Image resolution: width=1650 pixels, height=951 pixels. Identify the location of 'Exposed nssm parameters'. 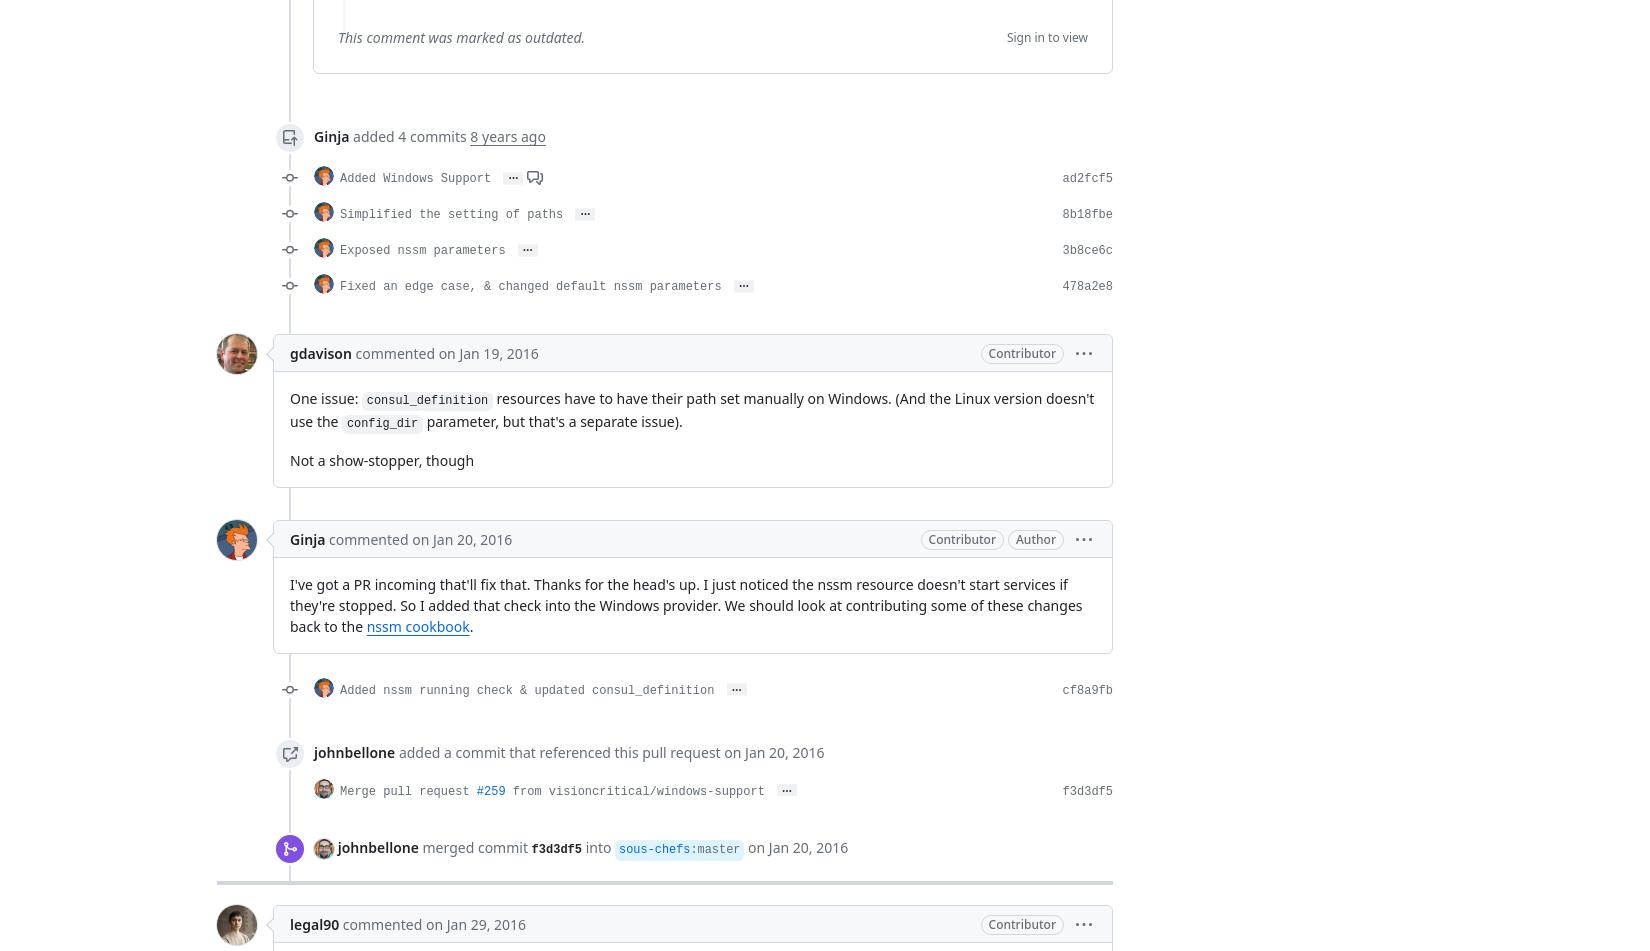
(421, 250).